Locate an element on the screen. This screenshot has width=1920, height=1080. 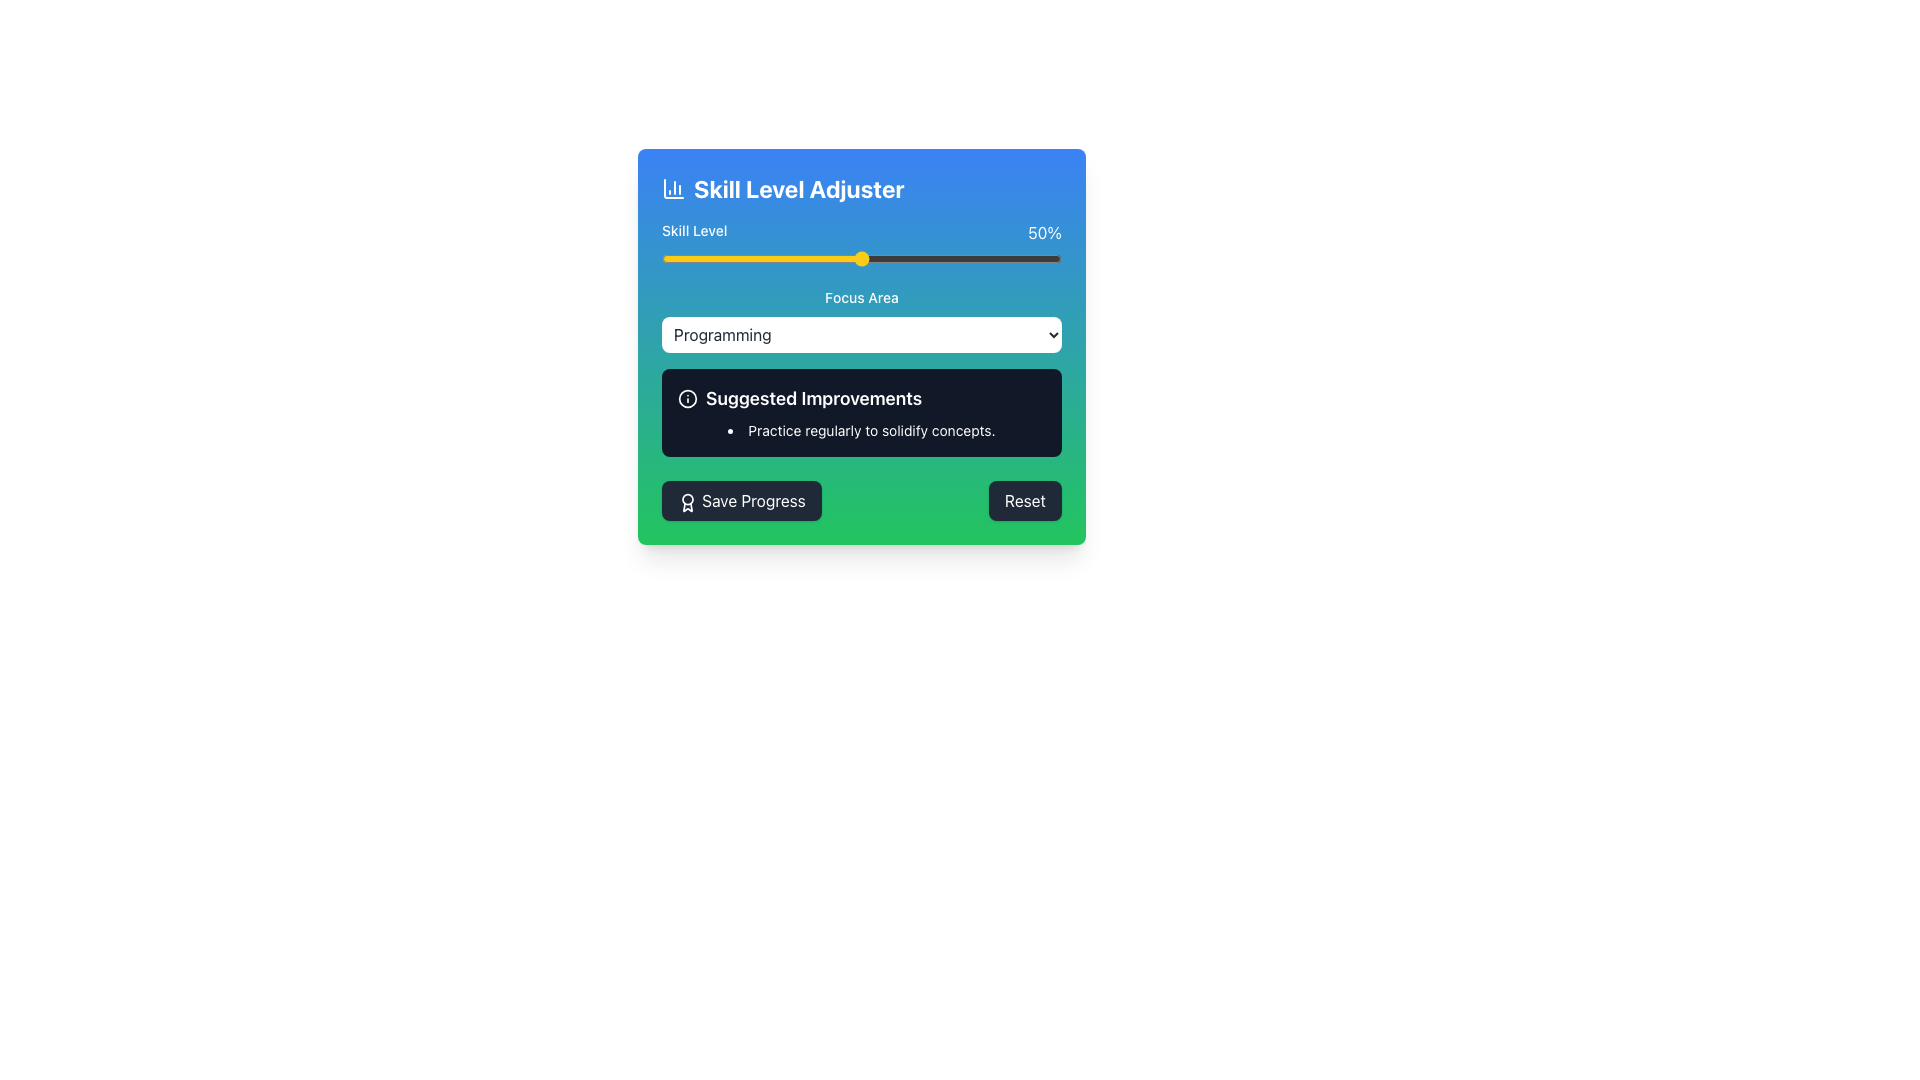
the skill level is located at coordinates (785, 257).